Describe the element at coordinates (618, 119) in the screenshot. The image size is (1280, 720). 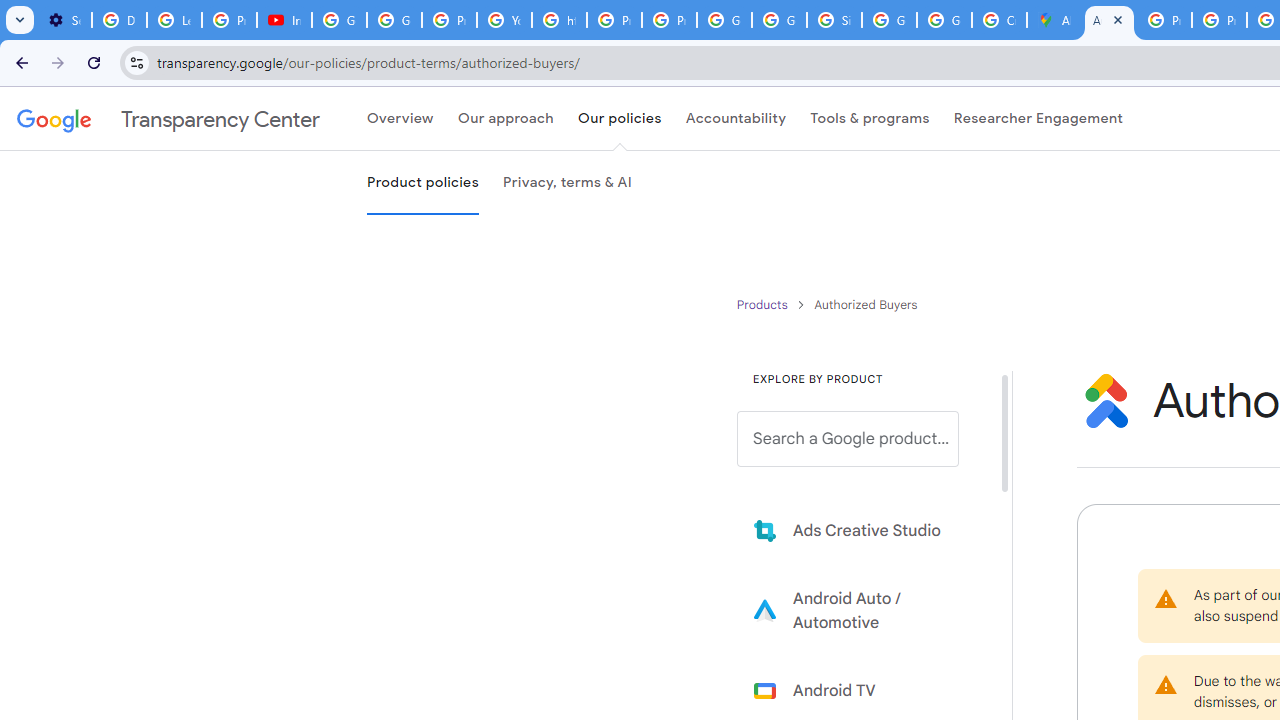
I see `'Our policies'` at that location.